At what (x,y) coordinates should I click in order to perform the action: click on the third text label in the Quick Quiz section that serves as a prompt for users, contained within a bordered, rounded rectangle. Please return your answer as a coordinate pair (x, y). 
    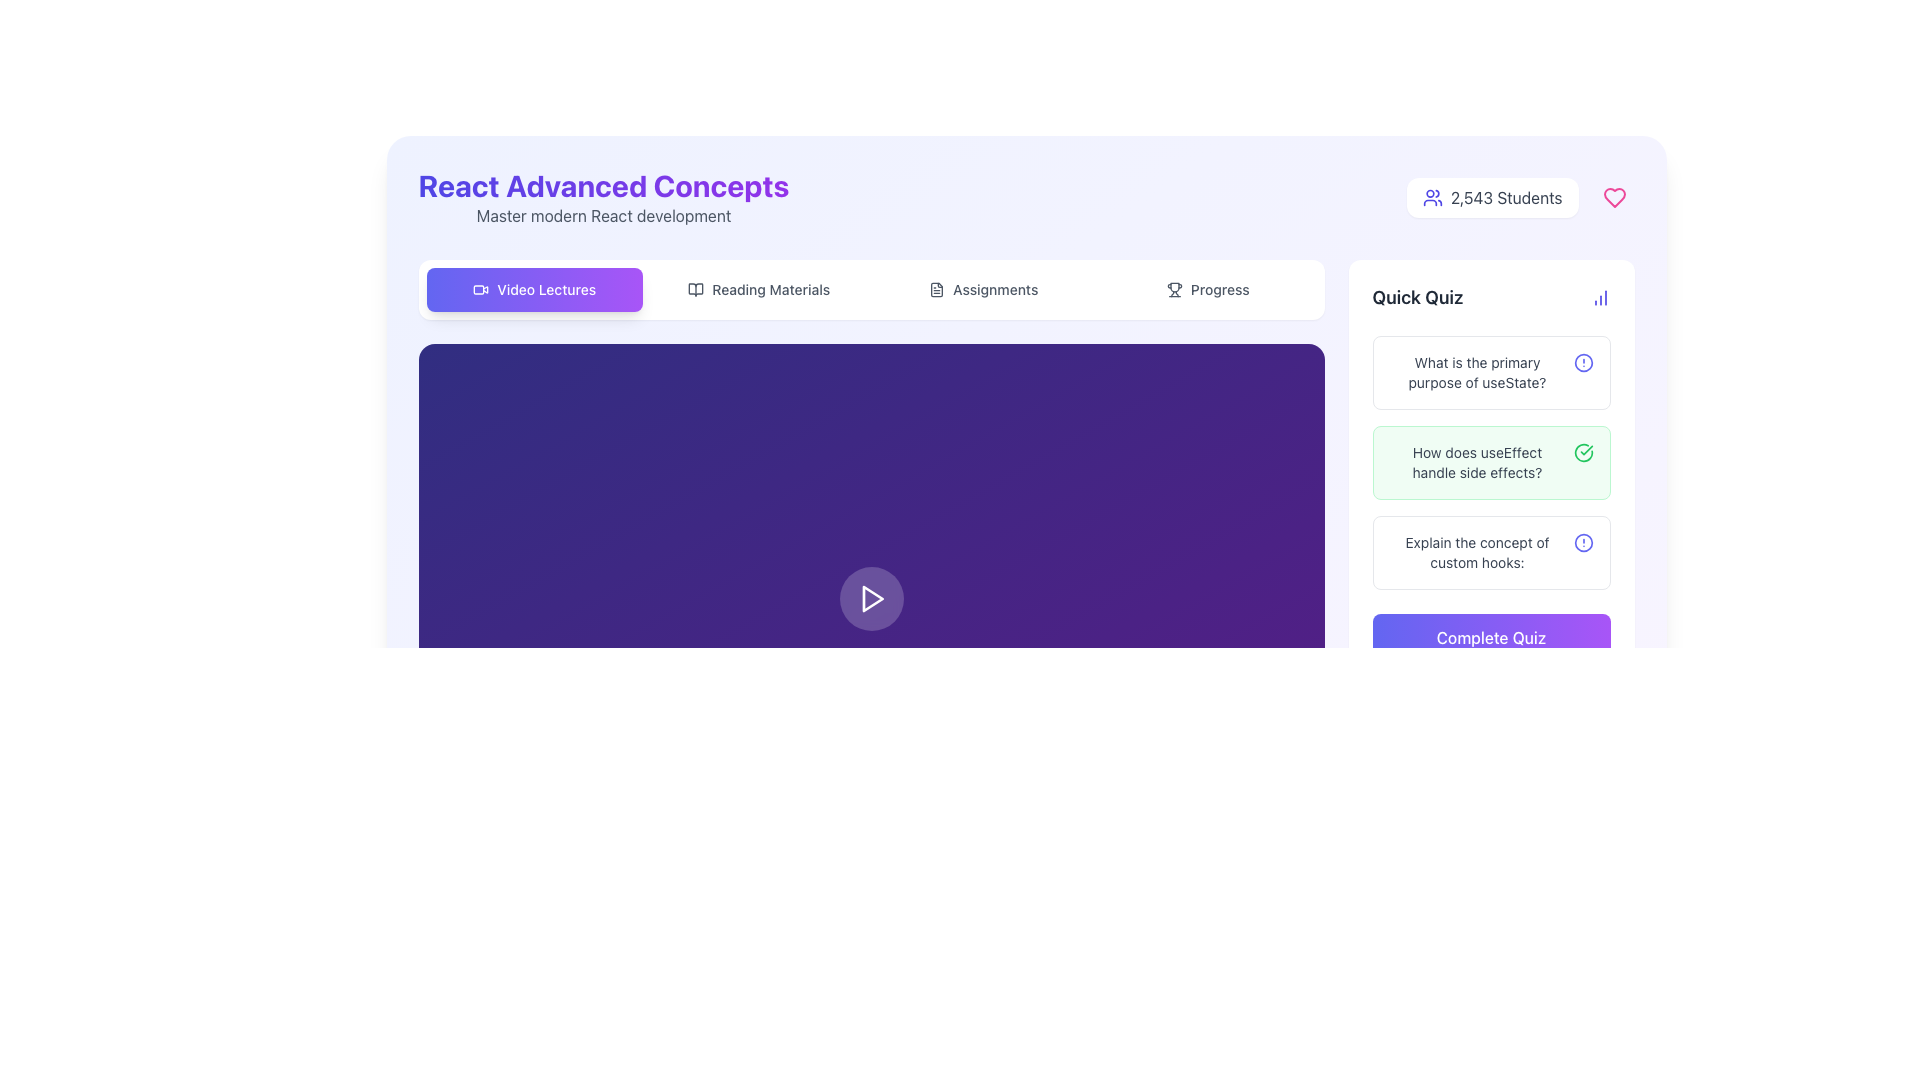
    Looking at the image, I should click on (1491, 552).